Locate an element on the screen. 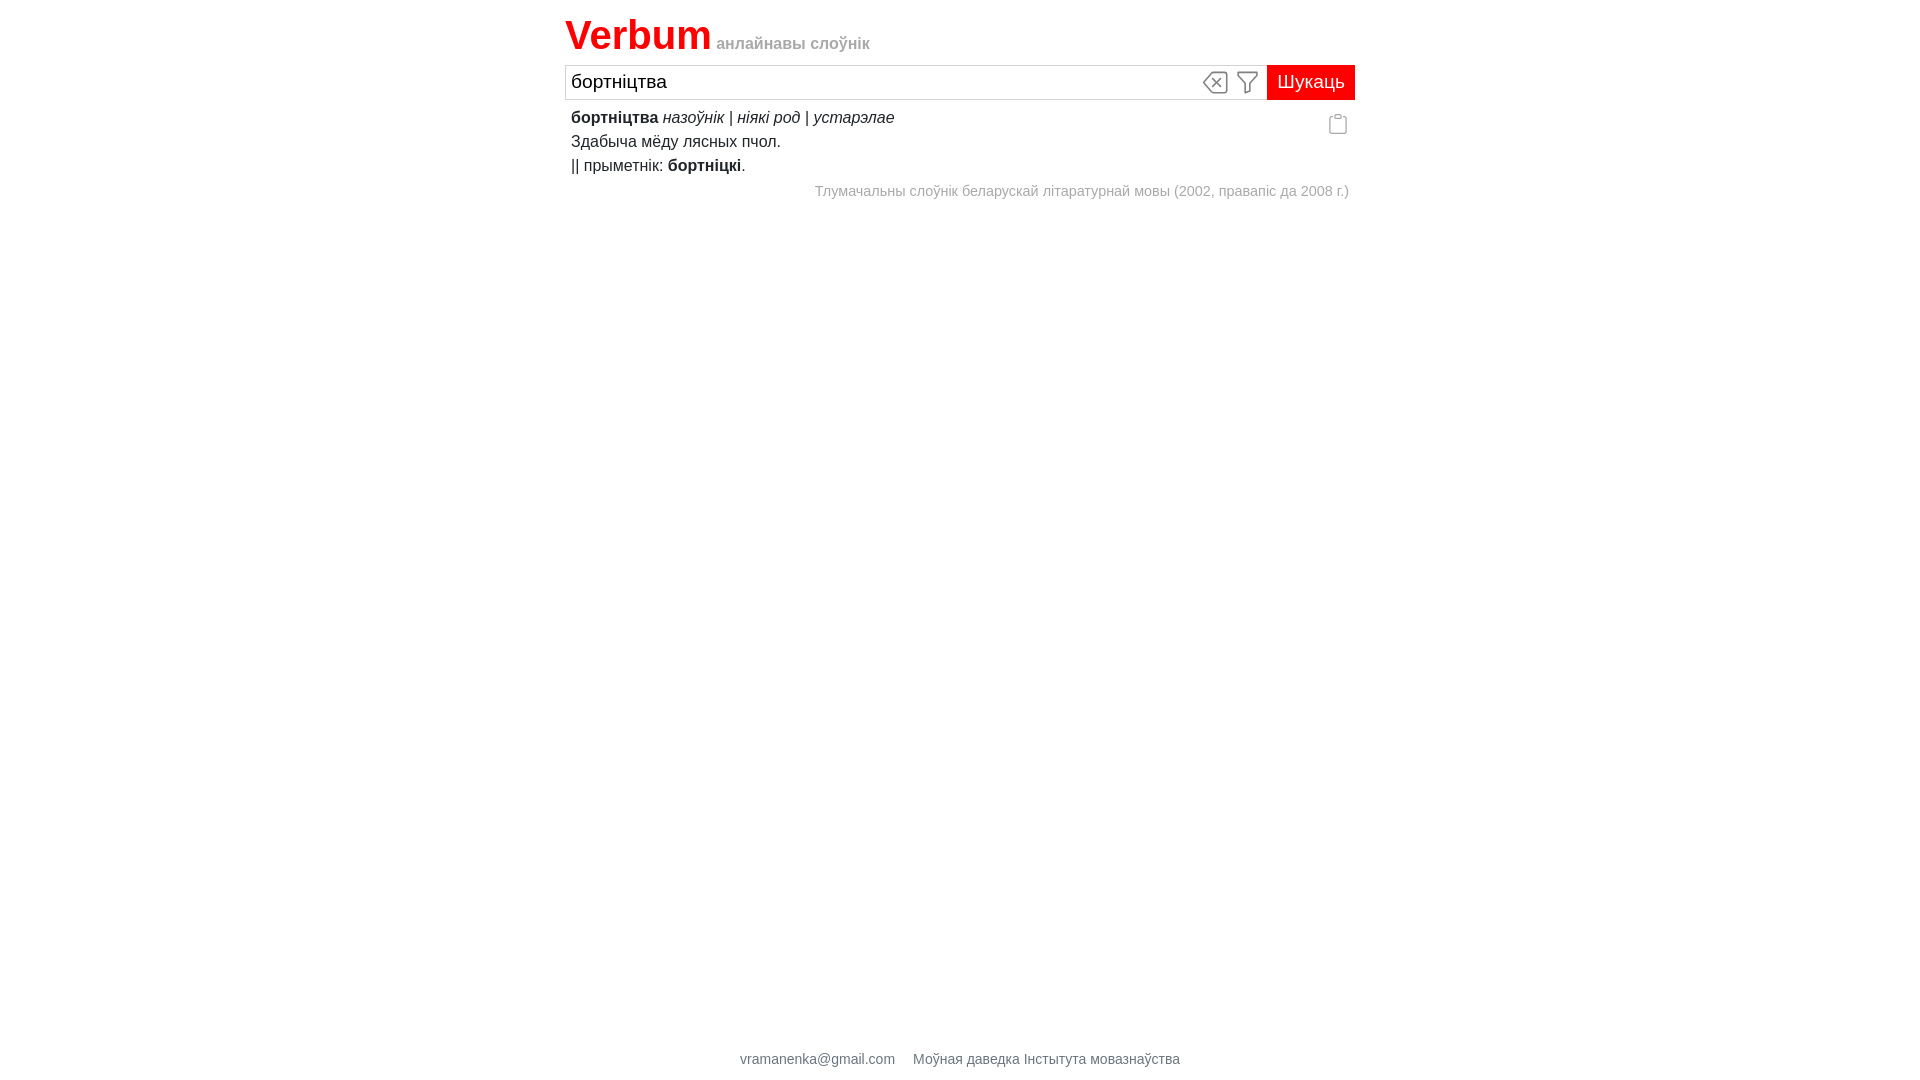  'Verbum' is located at coordinates (637, 34).